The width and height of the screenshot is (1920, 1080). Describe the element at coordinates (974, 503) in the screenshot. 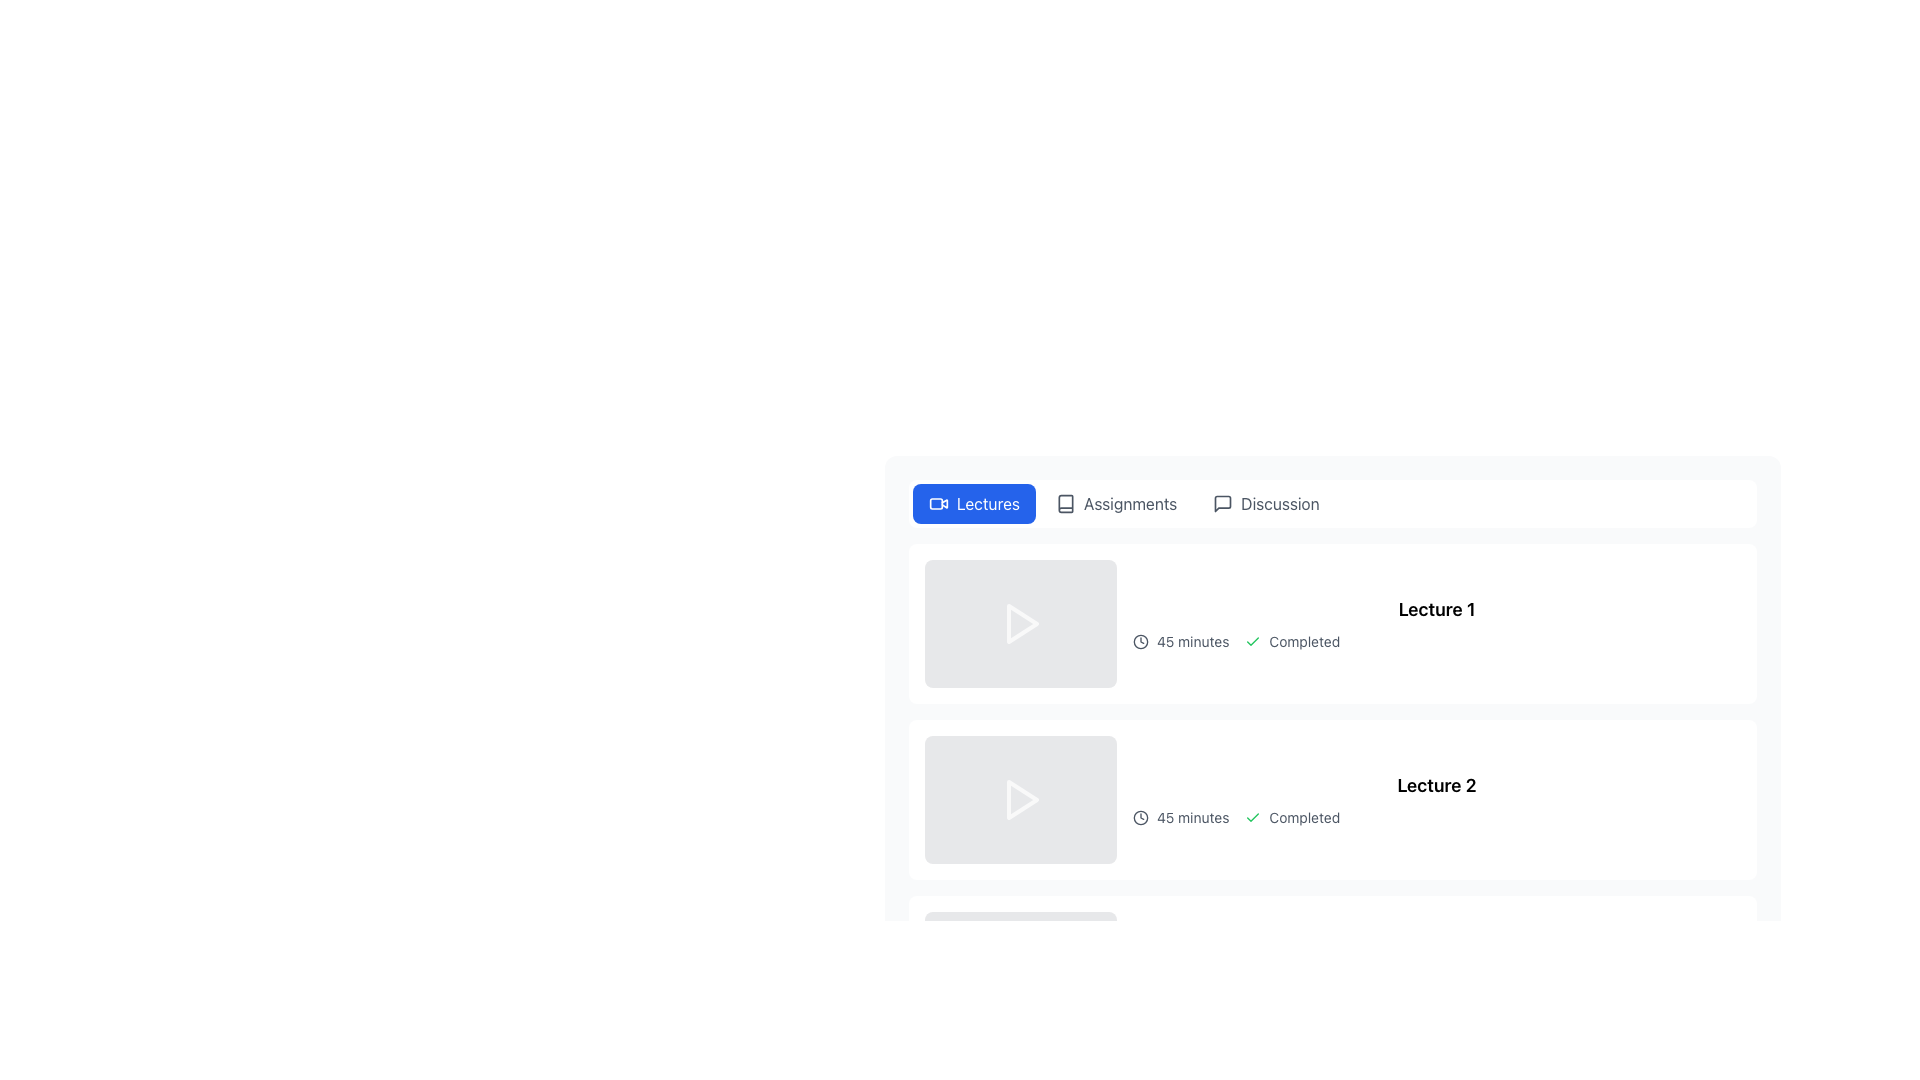

I see `the navigation button on the left side of the horizontal menu bar` at that location.